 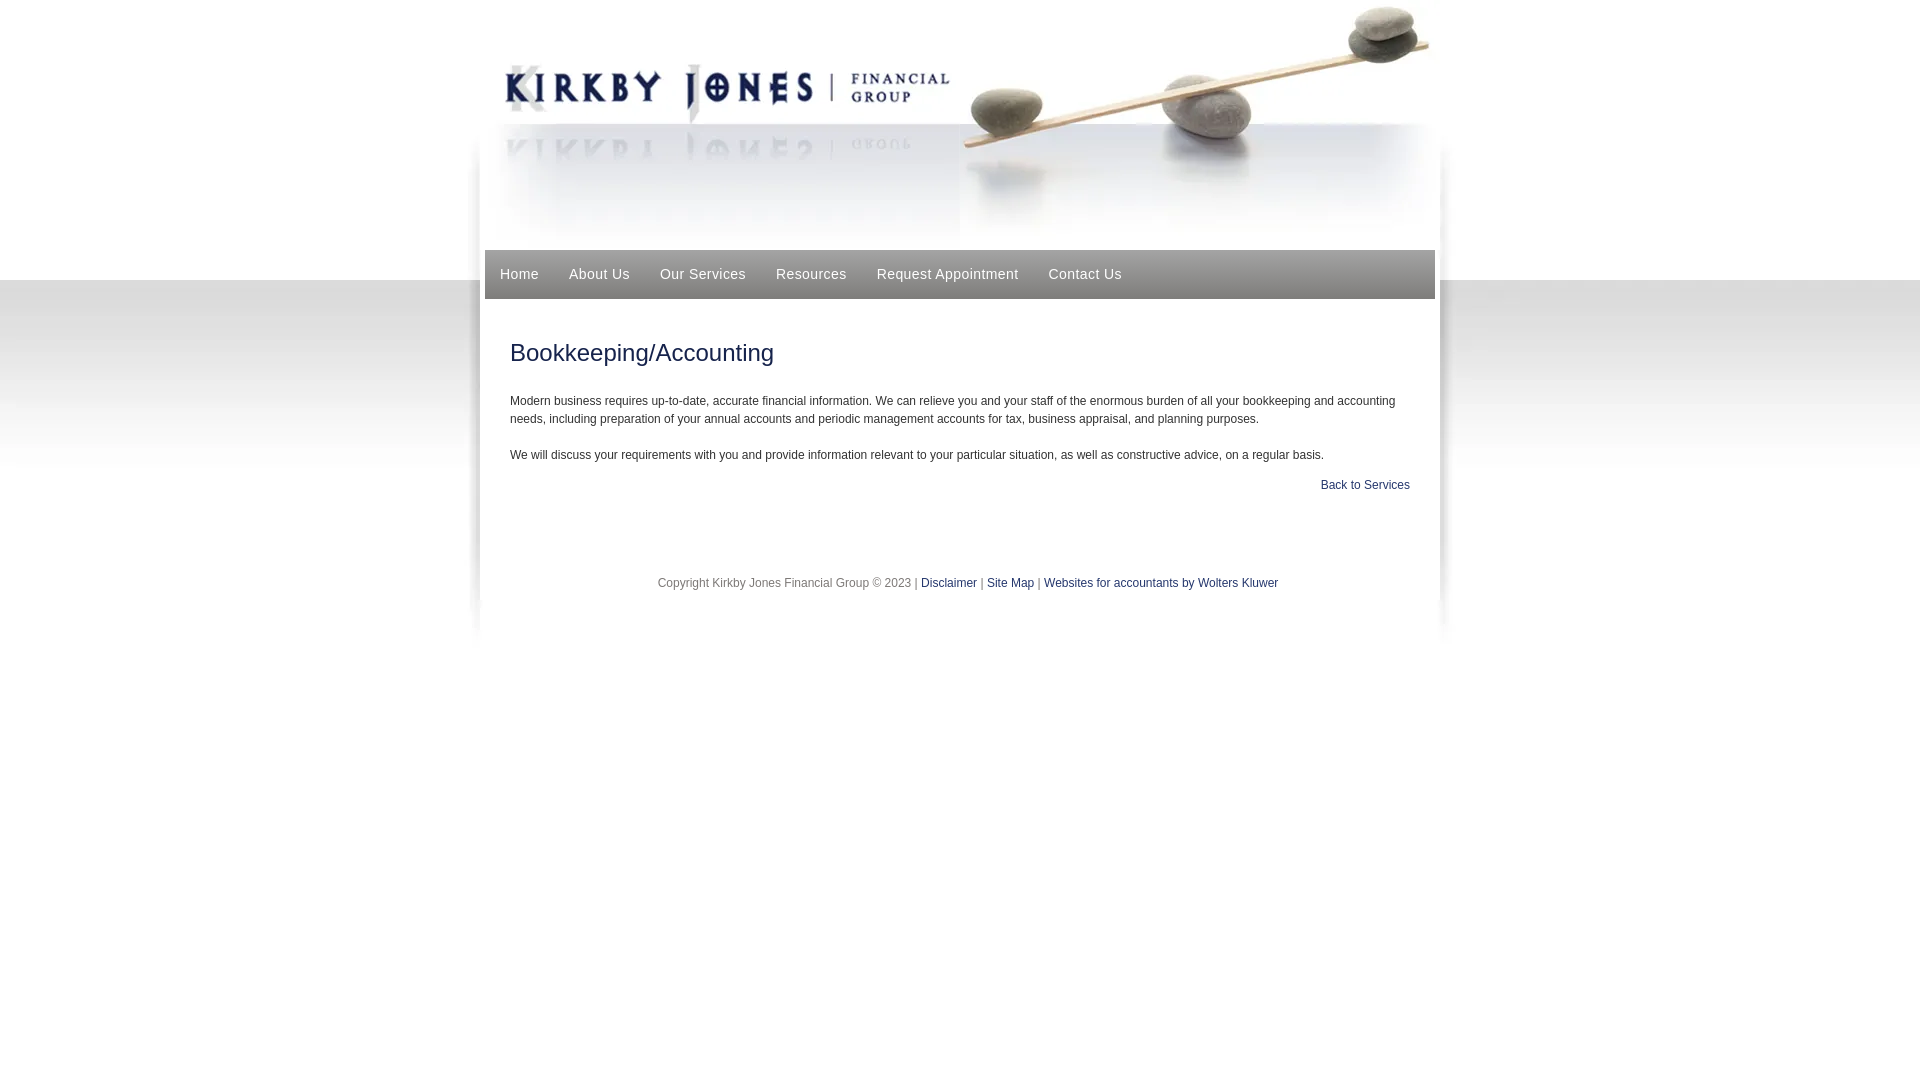 What do you see at coordinates (1084, 274) in the screenshot?
I see `'Contact Us'` at bounding box center [1084, 274].